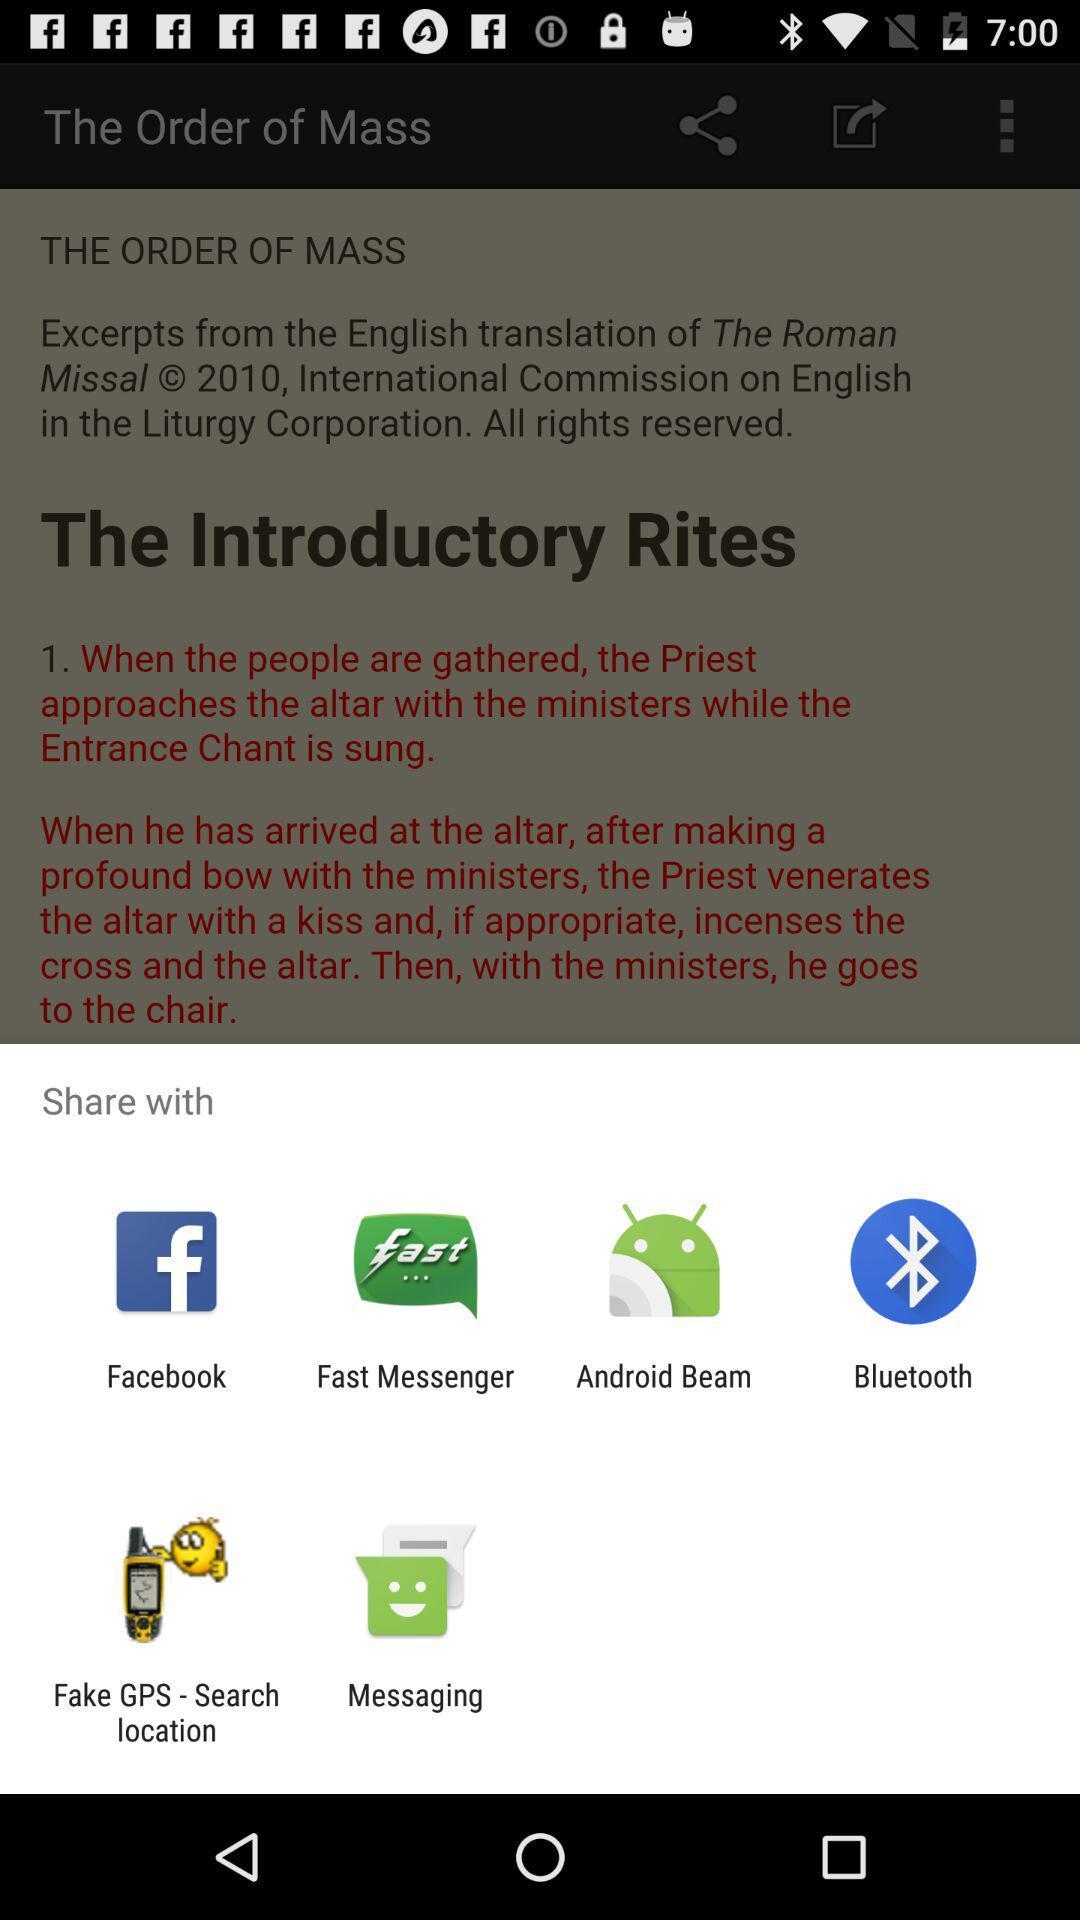 This screenshot has height=1920, width=1080. I want to click on the icon next to fast messenger app, so click(664, 1392).